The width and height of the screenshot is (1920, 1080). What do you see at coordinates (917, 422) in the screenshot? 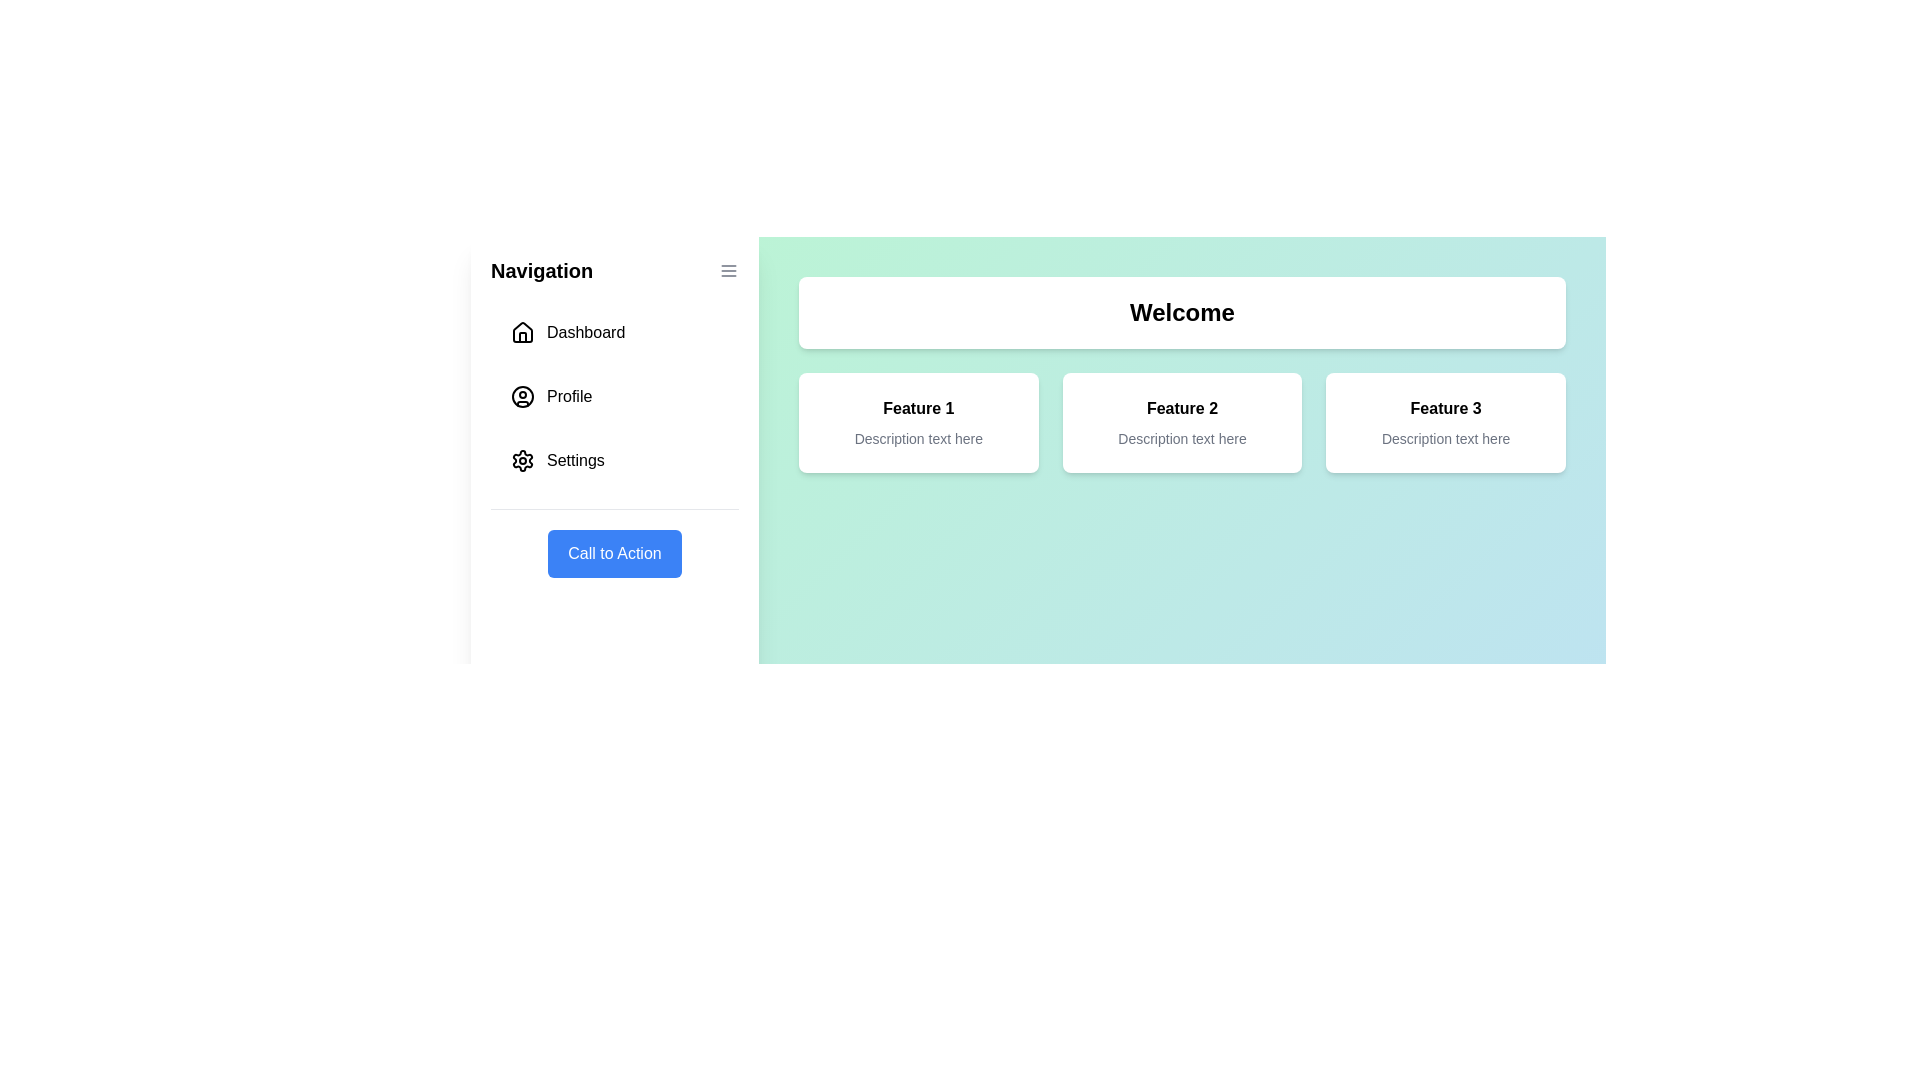
I see `the feature card labeled Feature 1` at bounding box center [917, 422].